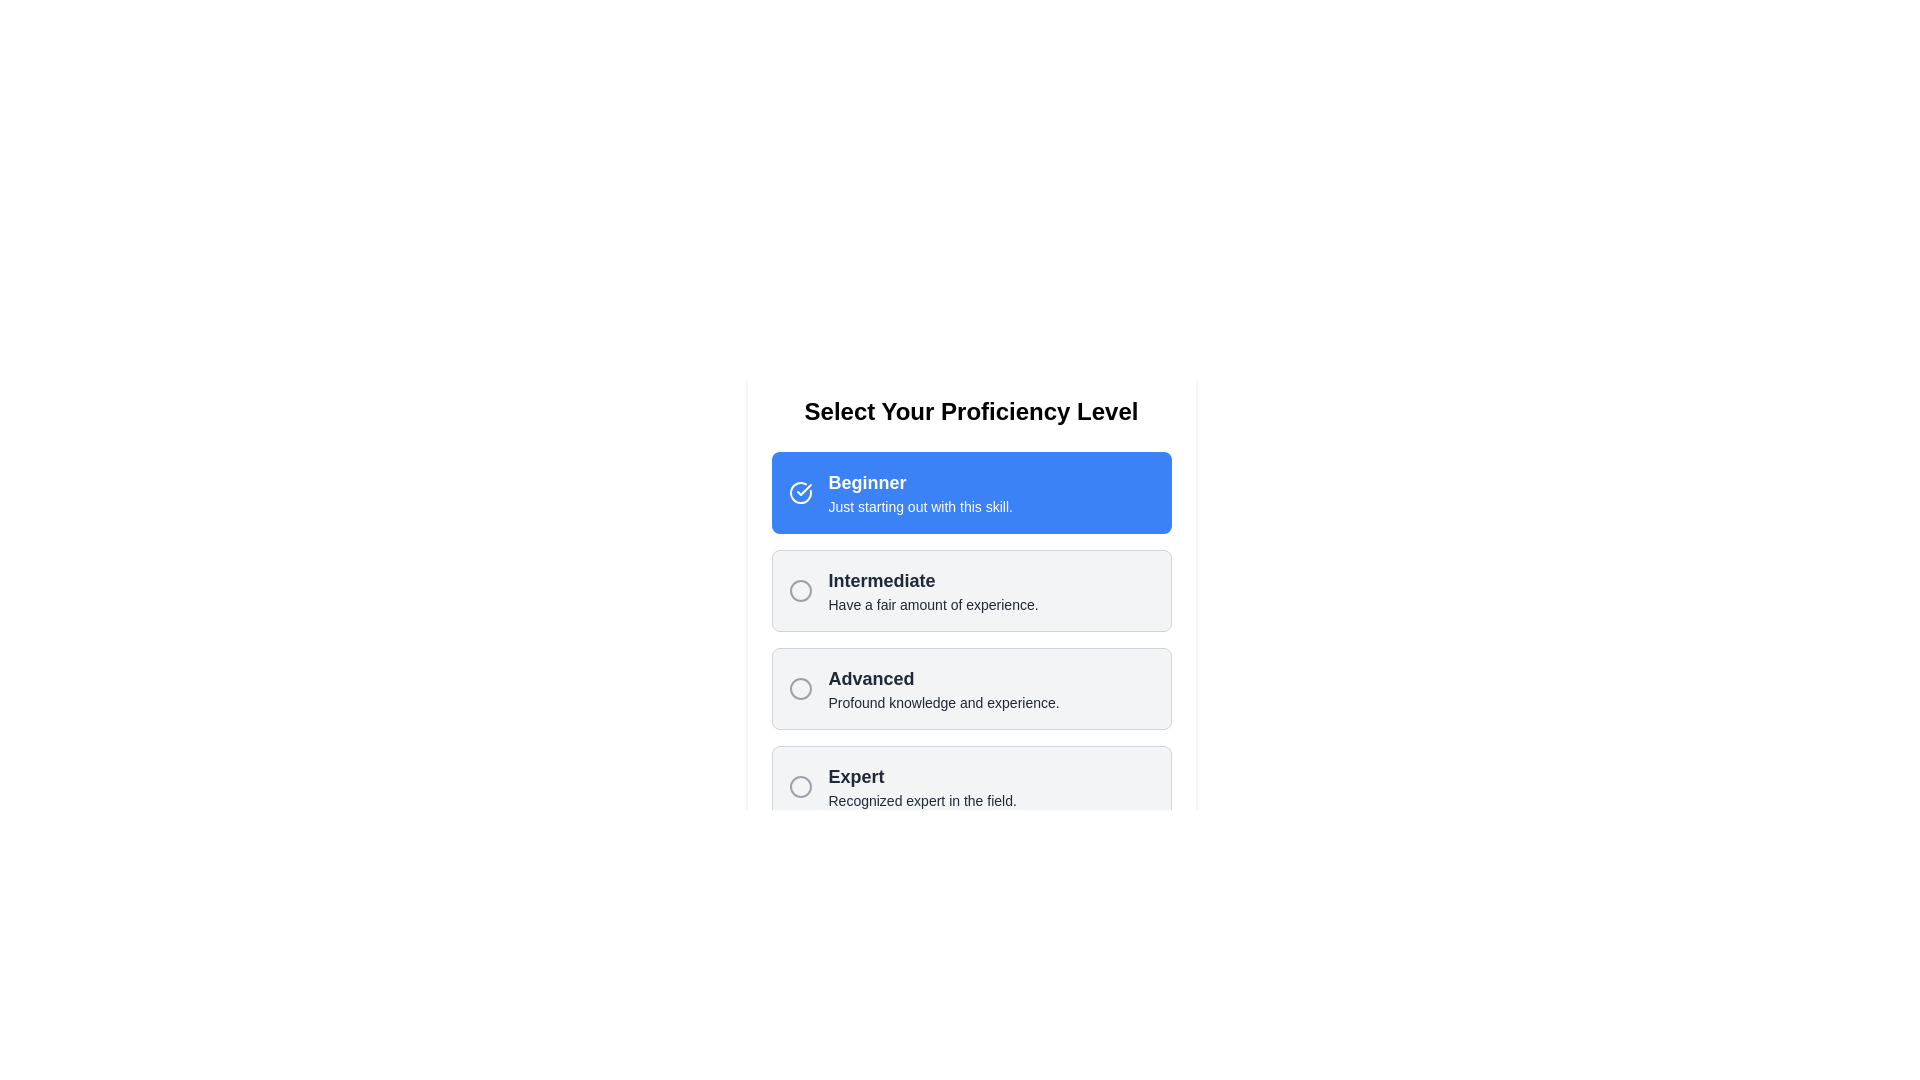 This screenshot has width=1920, height=1080. Describe the element at coordinates (971, 589) in the screenshot. I see `the 'Intermediate' selectable card, which is a compact rectangular component with rounded corners, styled in light gray, containing a circular icon and bold text 'Intermediate'` at that location.